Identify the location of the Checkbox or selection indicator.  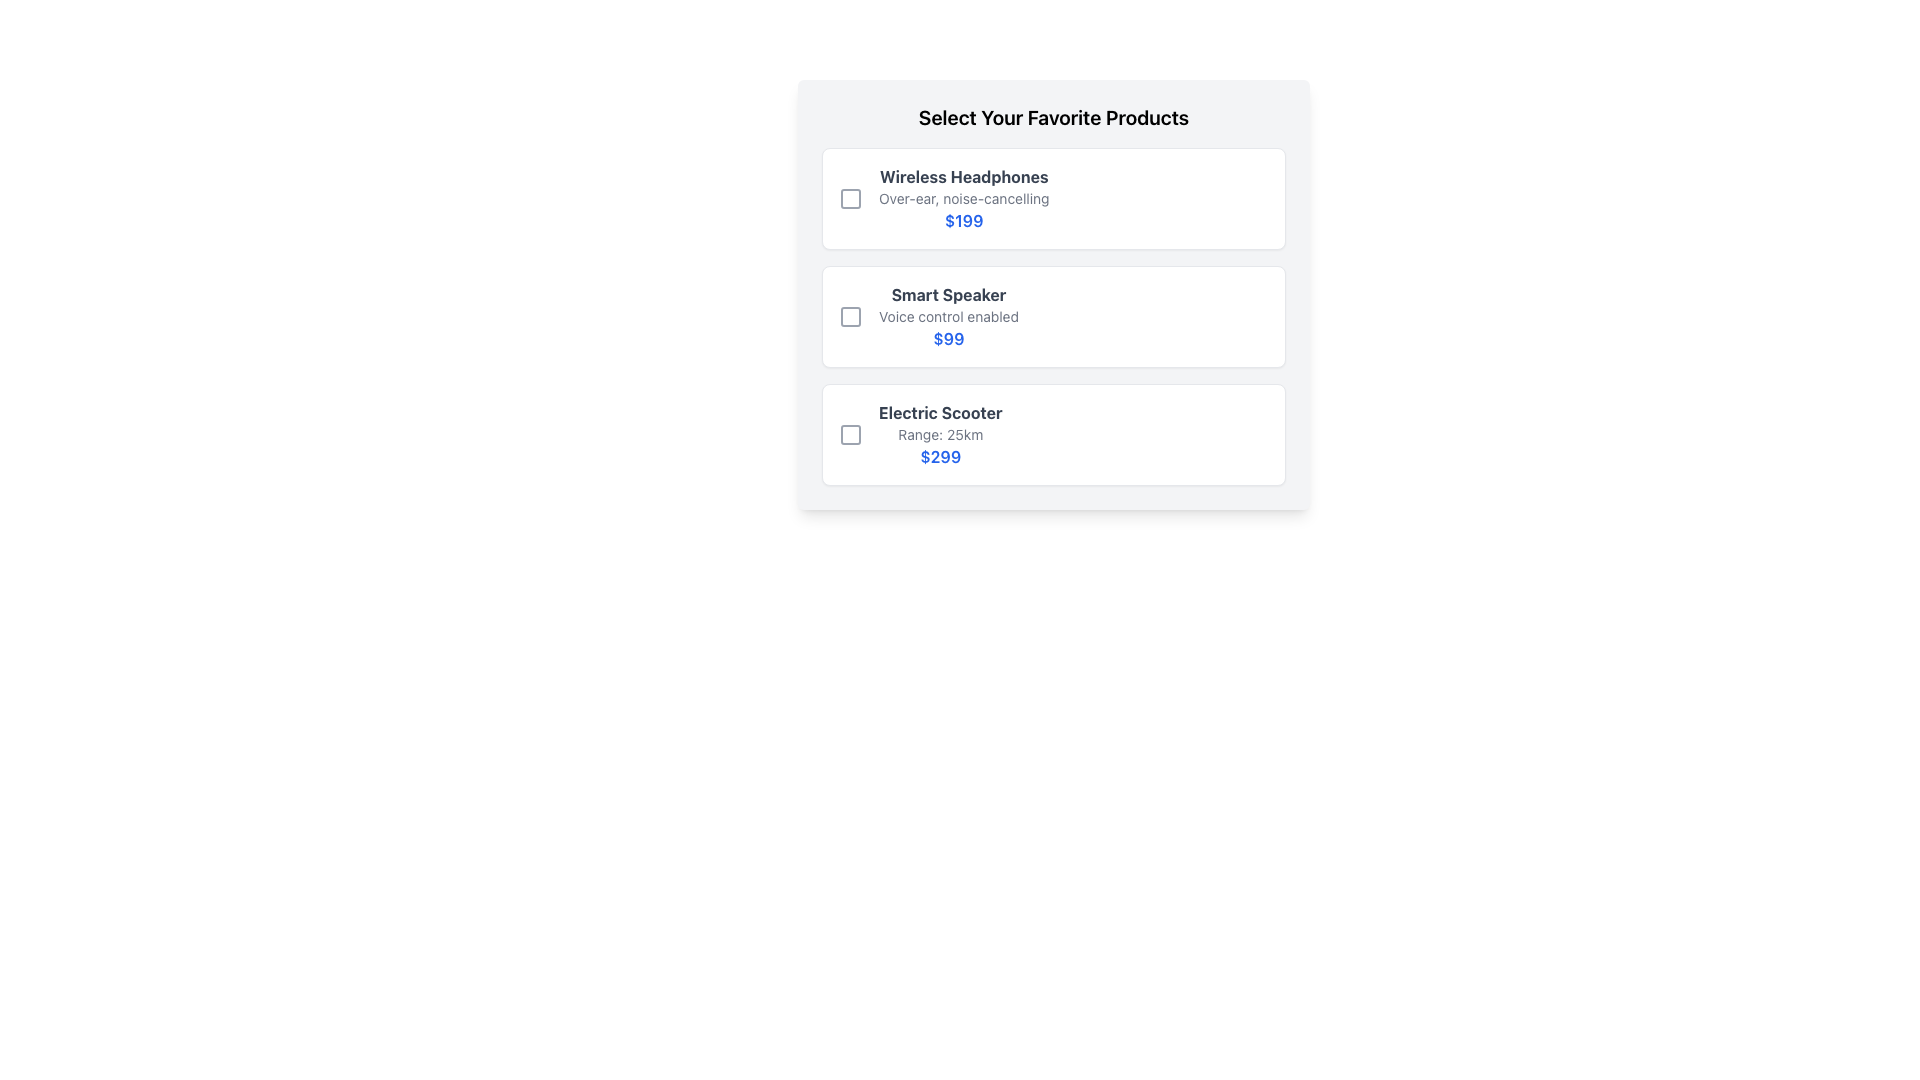
(850, 199).